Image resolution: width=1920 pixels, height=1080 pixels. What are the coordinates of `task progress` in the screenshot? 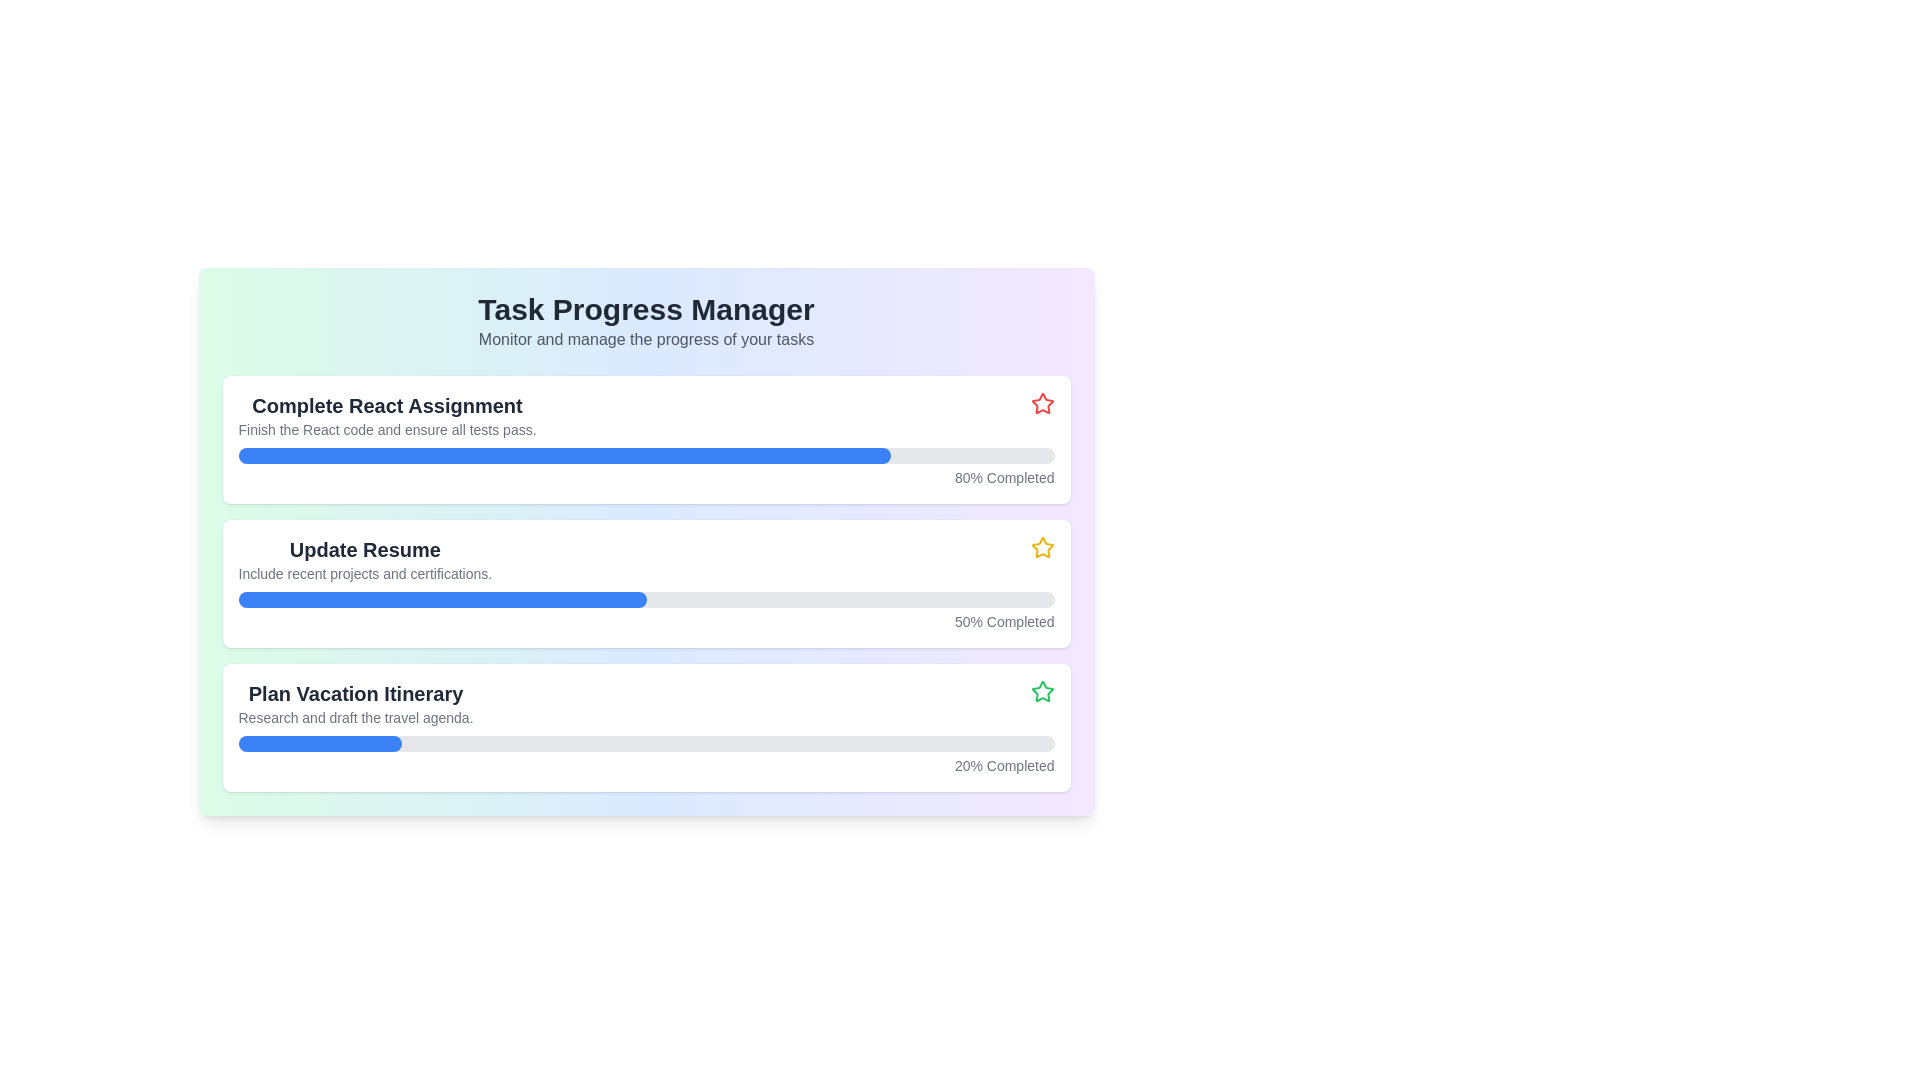 It's located at (441, 744).